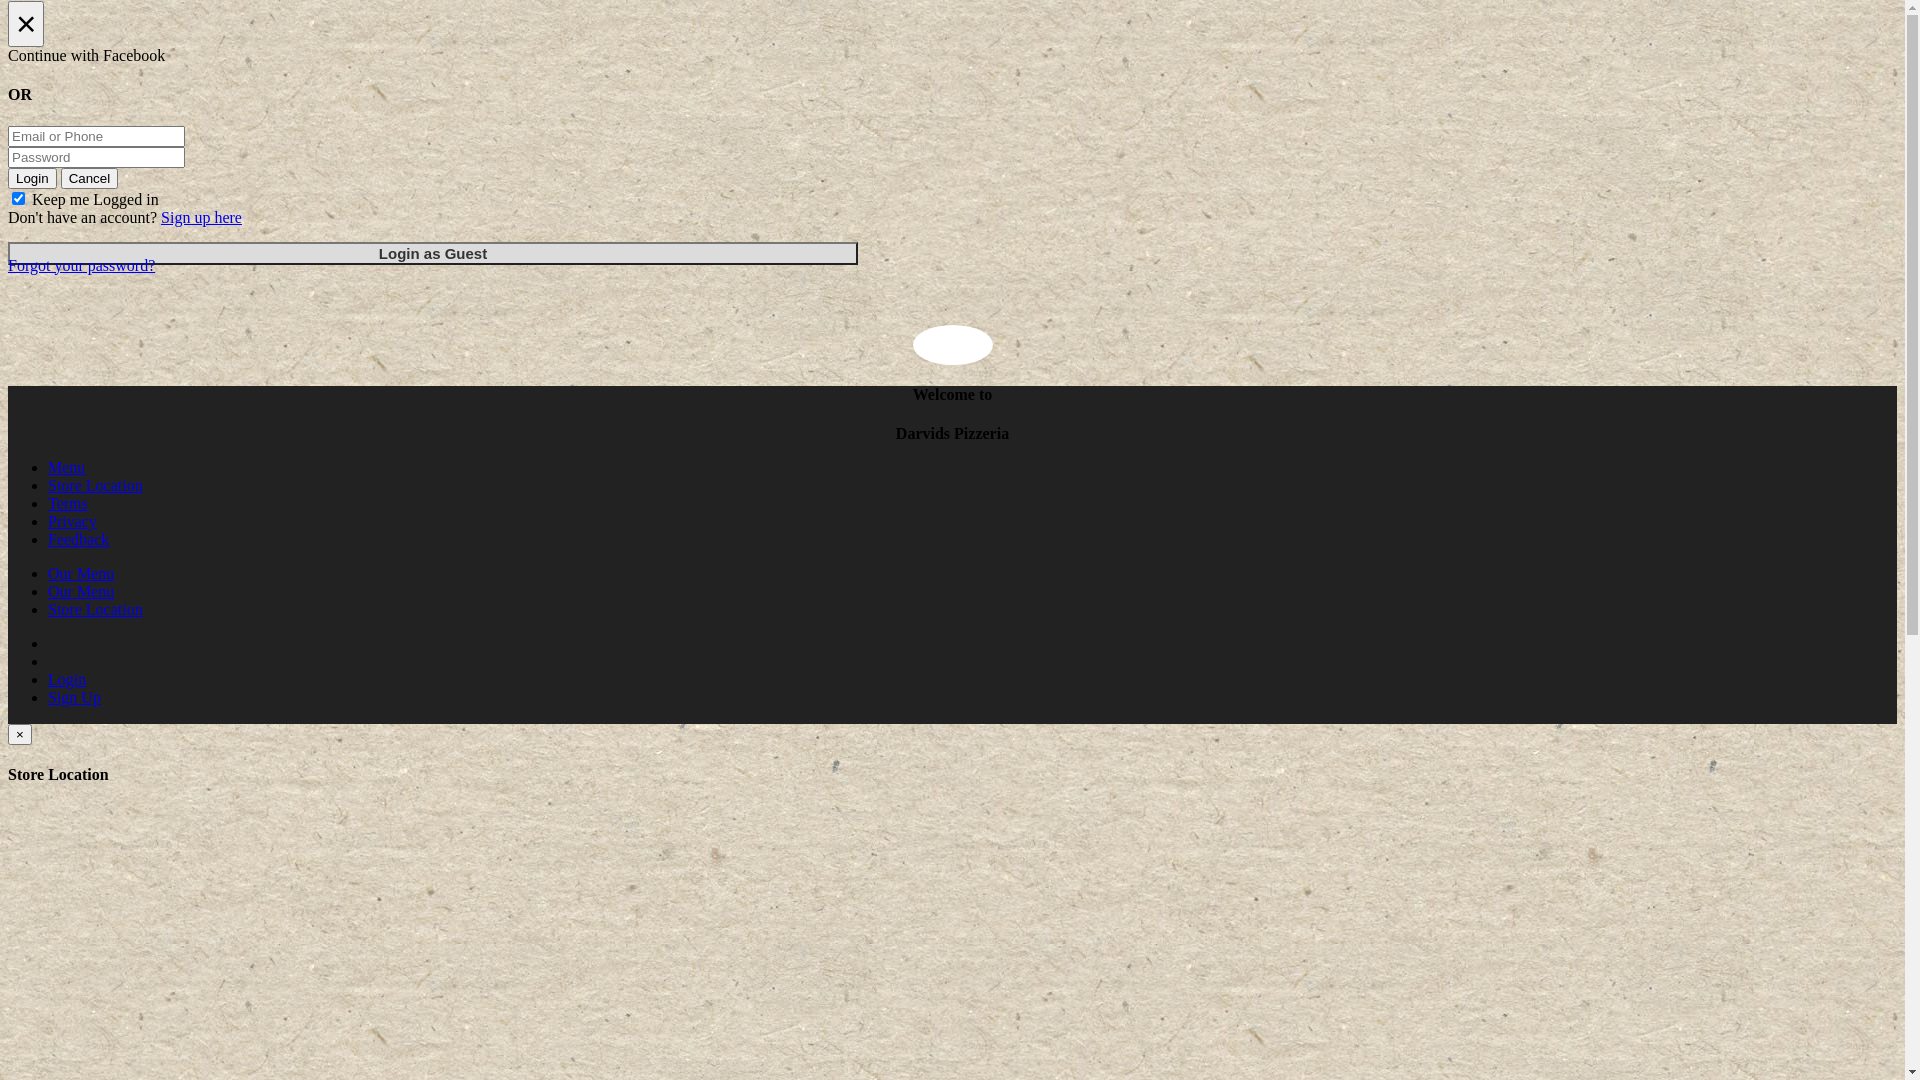 Image resolution: width=1920 pixels, height=1080 pixels. What do you see at coordinates (89, 177) in the screenshot?
I see `'Cancel'` at bounding box center [89, 177].